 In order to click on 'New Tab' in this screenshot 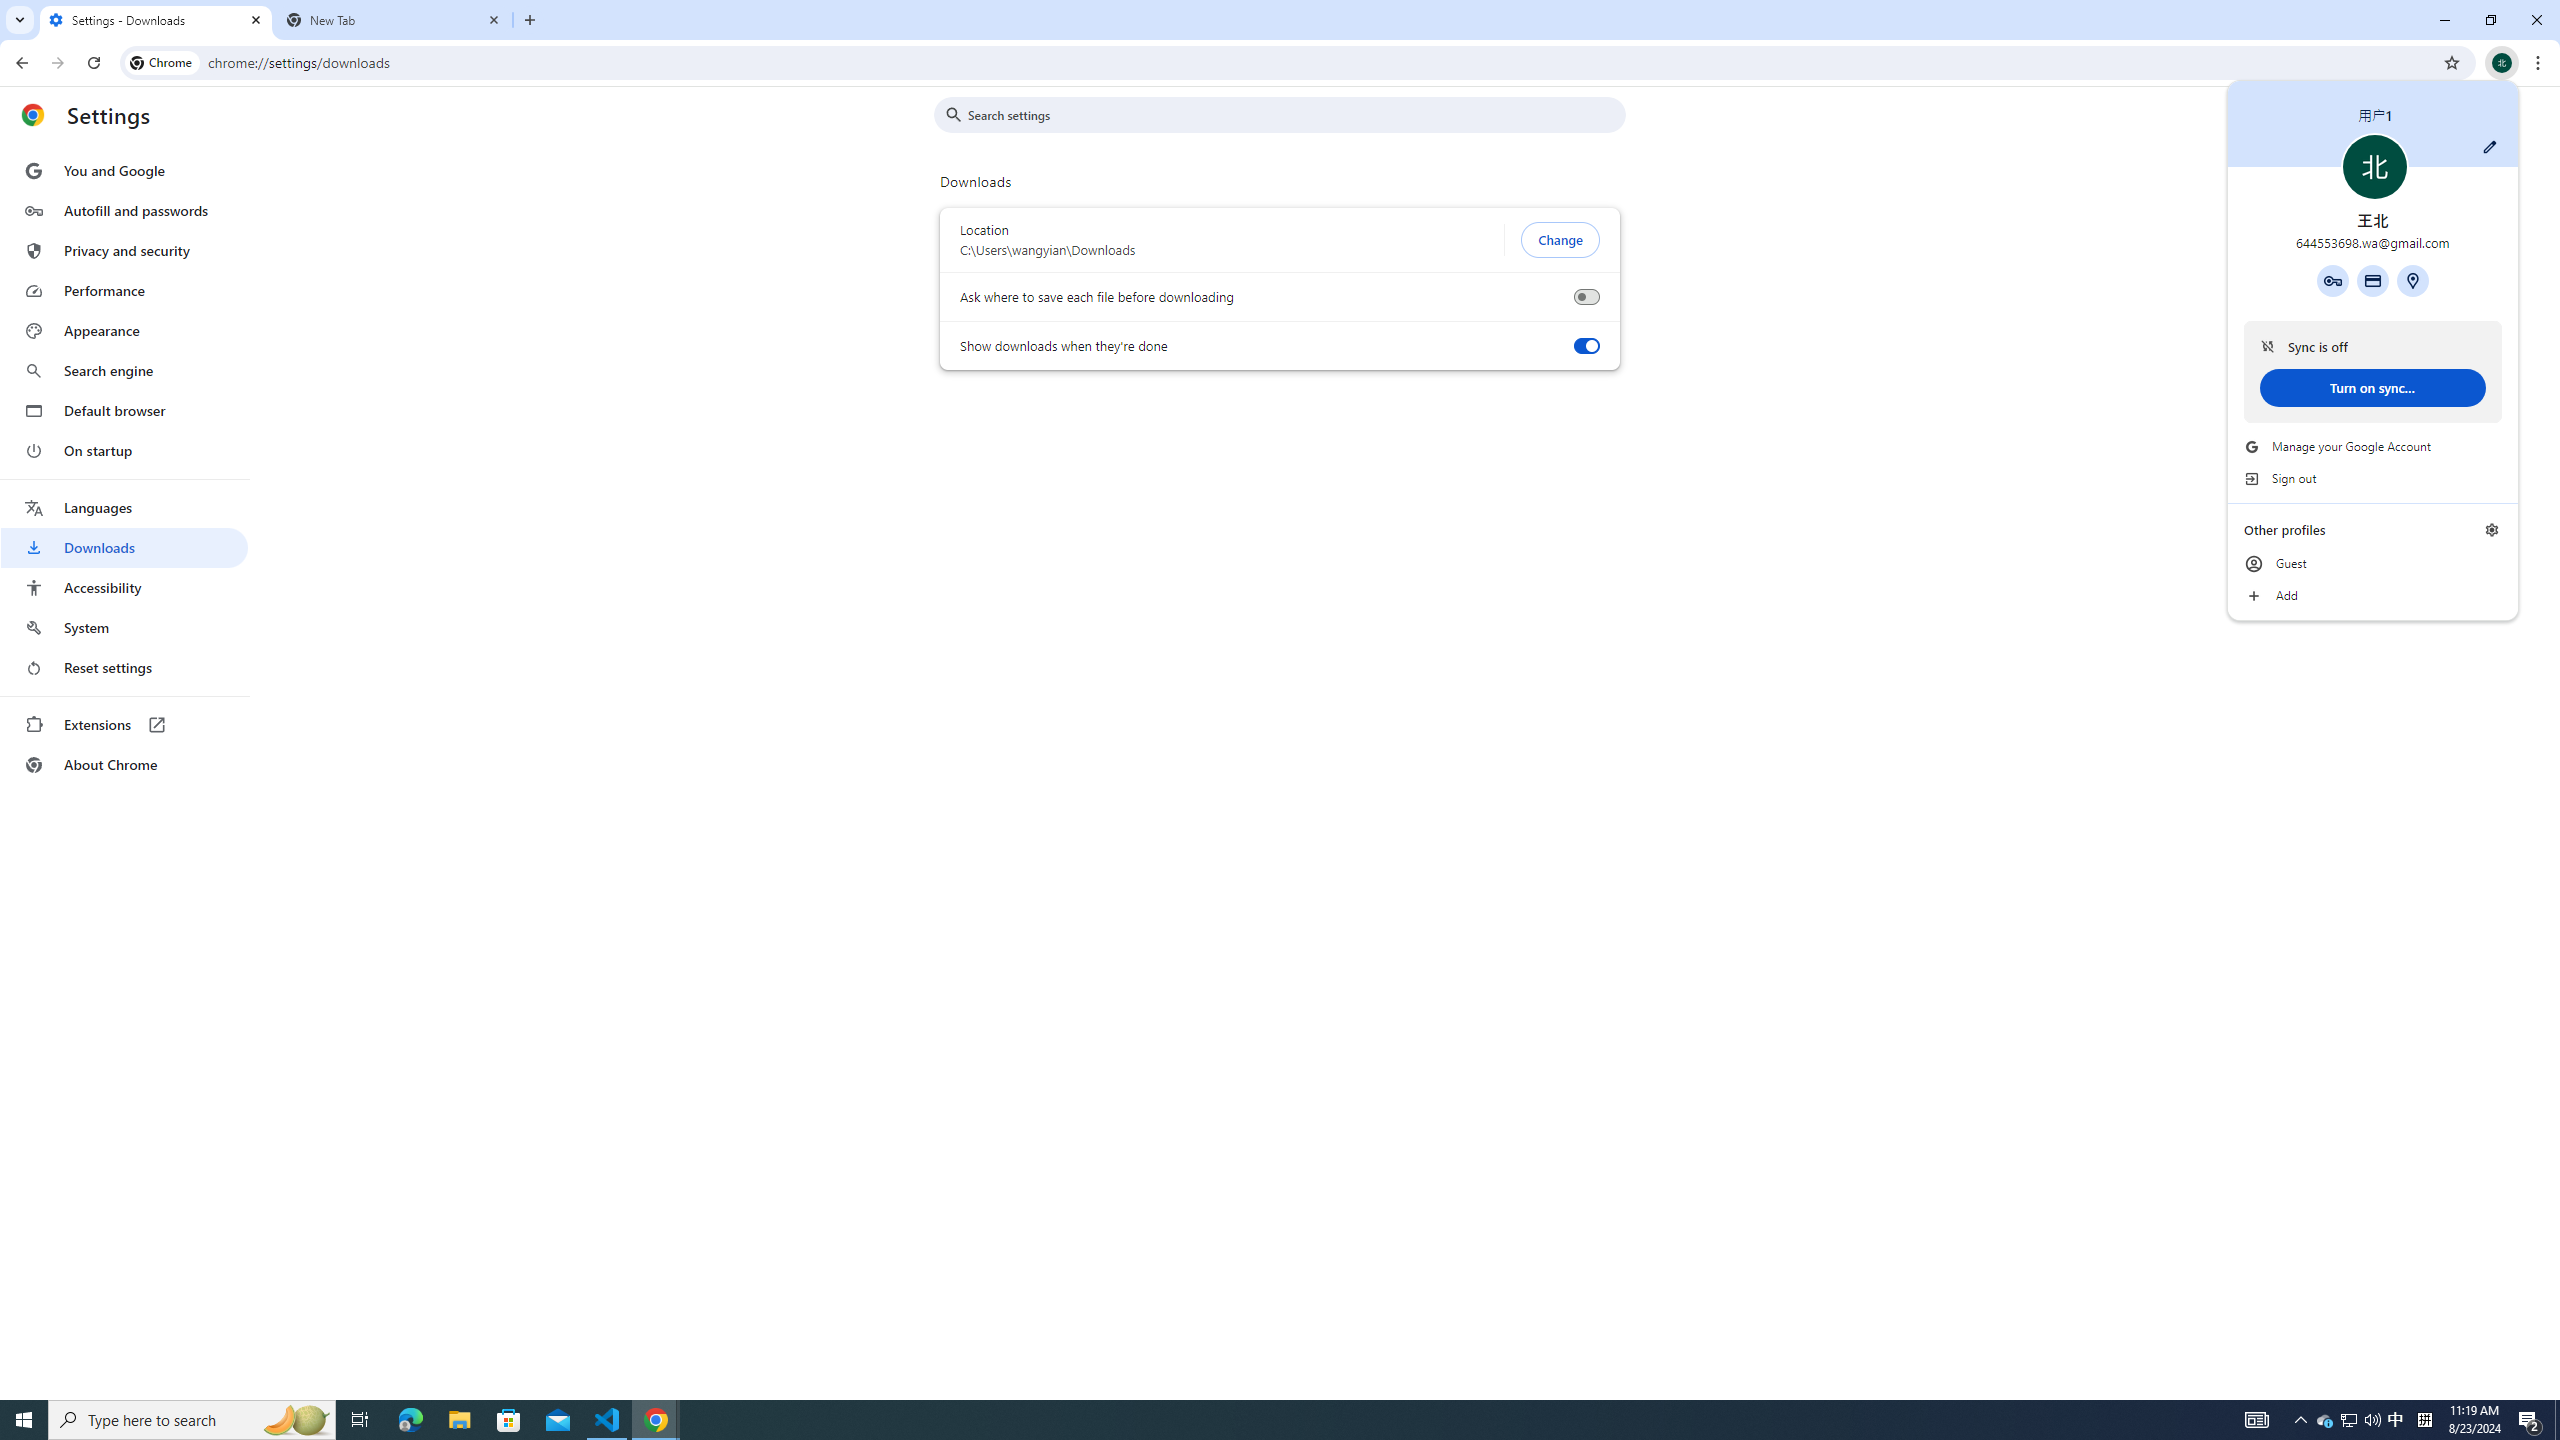, I will do `click(394, 19)`.